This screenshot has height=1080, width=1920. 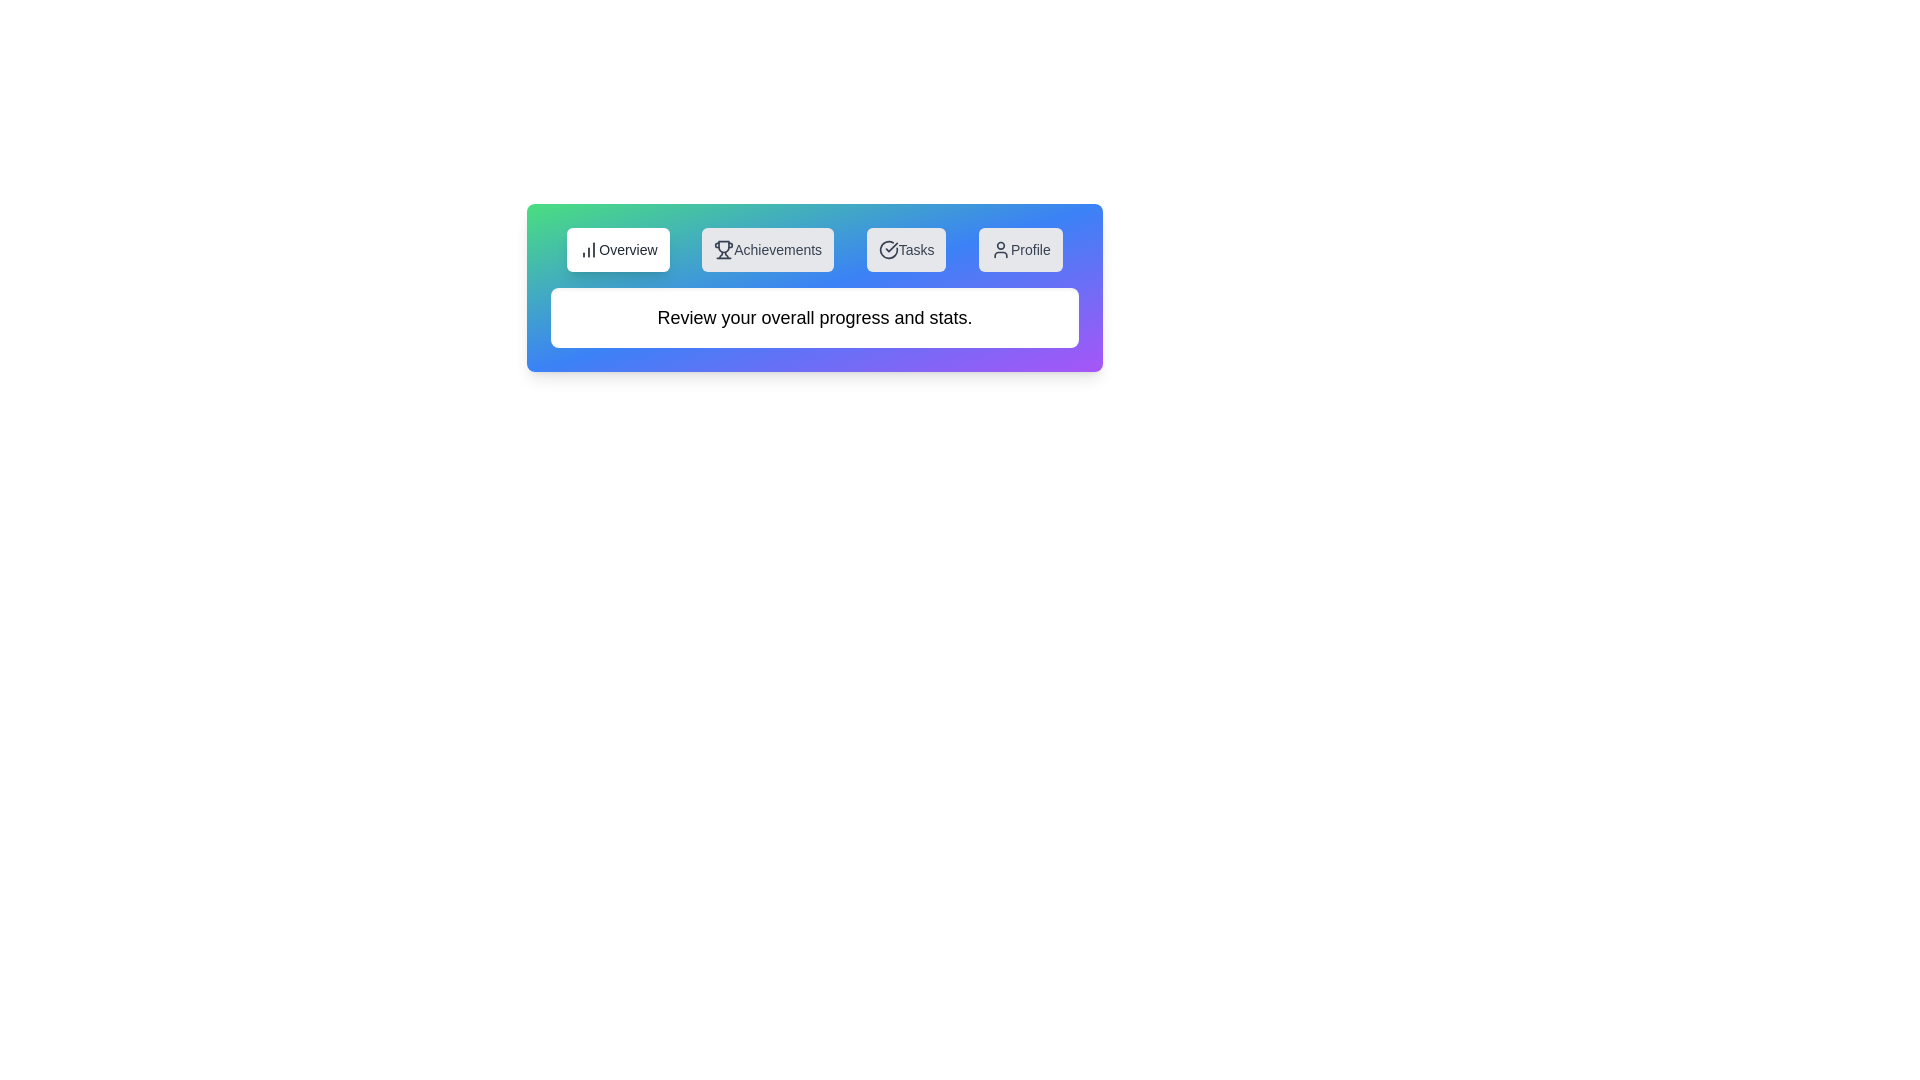 I want to click on the tab labeled Achievements to switch to that tab, so click(x=767, y=249).